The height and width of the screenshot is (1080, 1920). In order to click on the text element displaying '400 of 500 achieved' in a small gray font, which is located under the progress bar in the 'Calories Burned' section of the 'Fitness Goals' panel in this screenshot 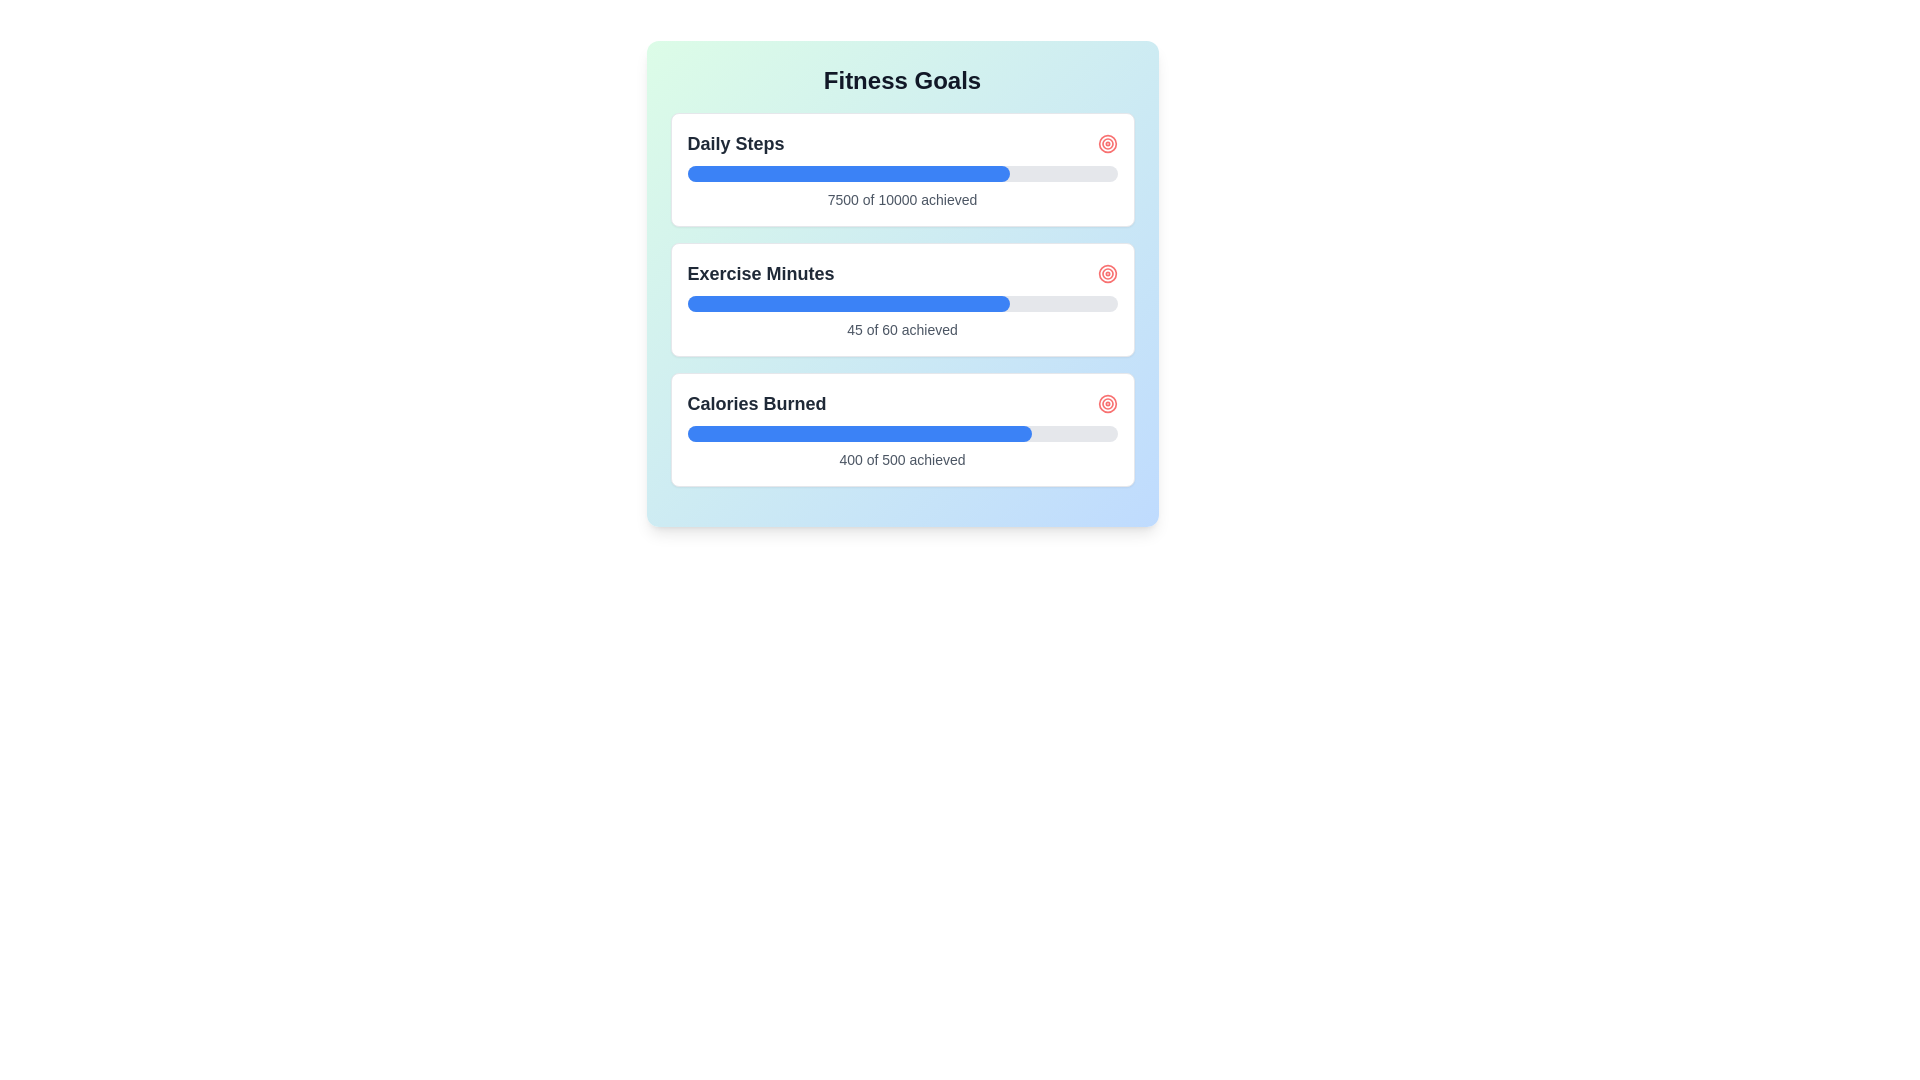, I will do `click(901, 459)`.